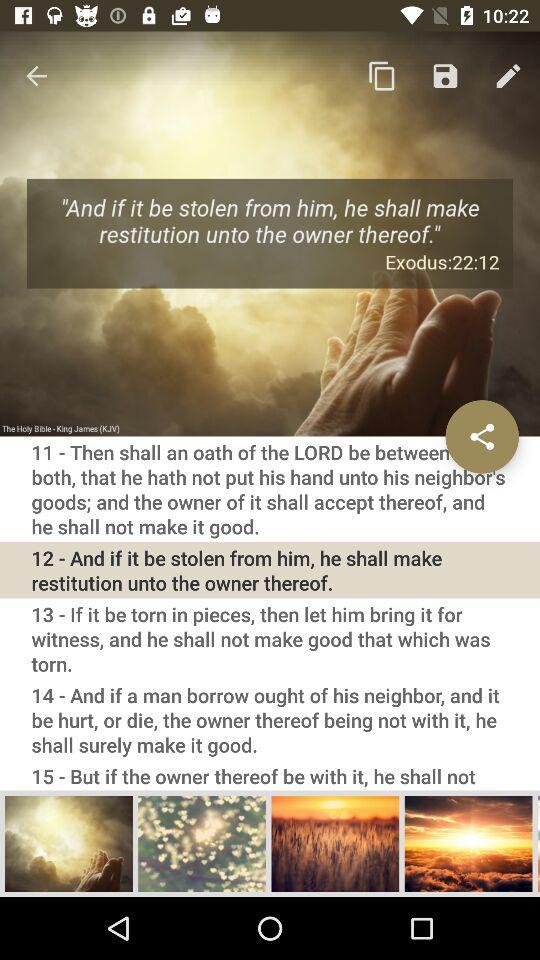 Image resolution: width=540 pixels, height=960 pixels. What do you see at coordinates (270, 774) in the screenshot?
I see `15 but if icon` at bounding box center [270, 774].